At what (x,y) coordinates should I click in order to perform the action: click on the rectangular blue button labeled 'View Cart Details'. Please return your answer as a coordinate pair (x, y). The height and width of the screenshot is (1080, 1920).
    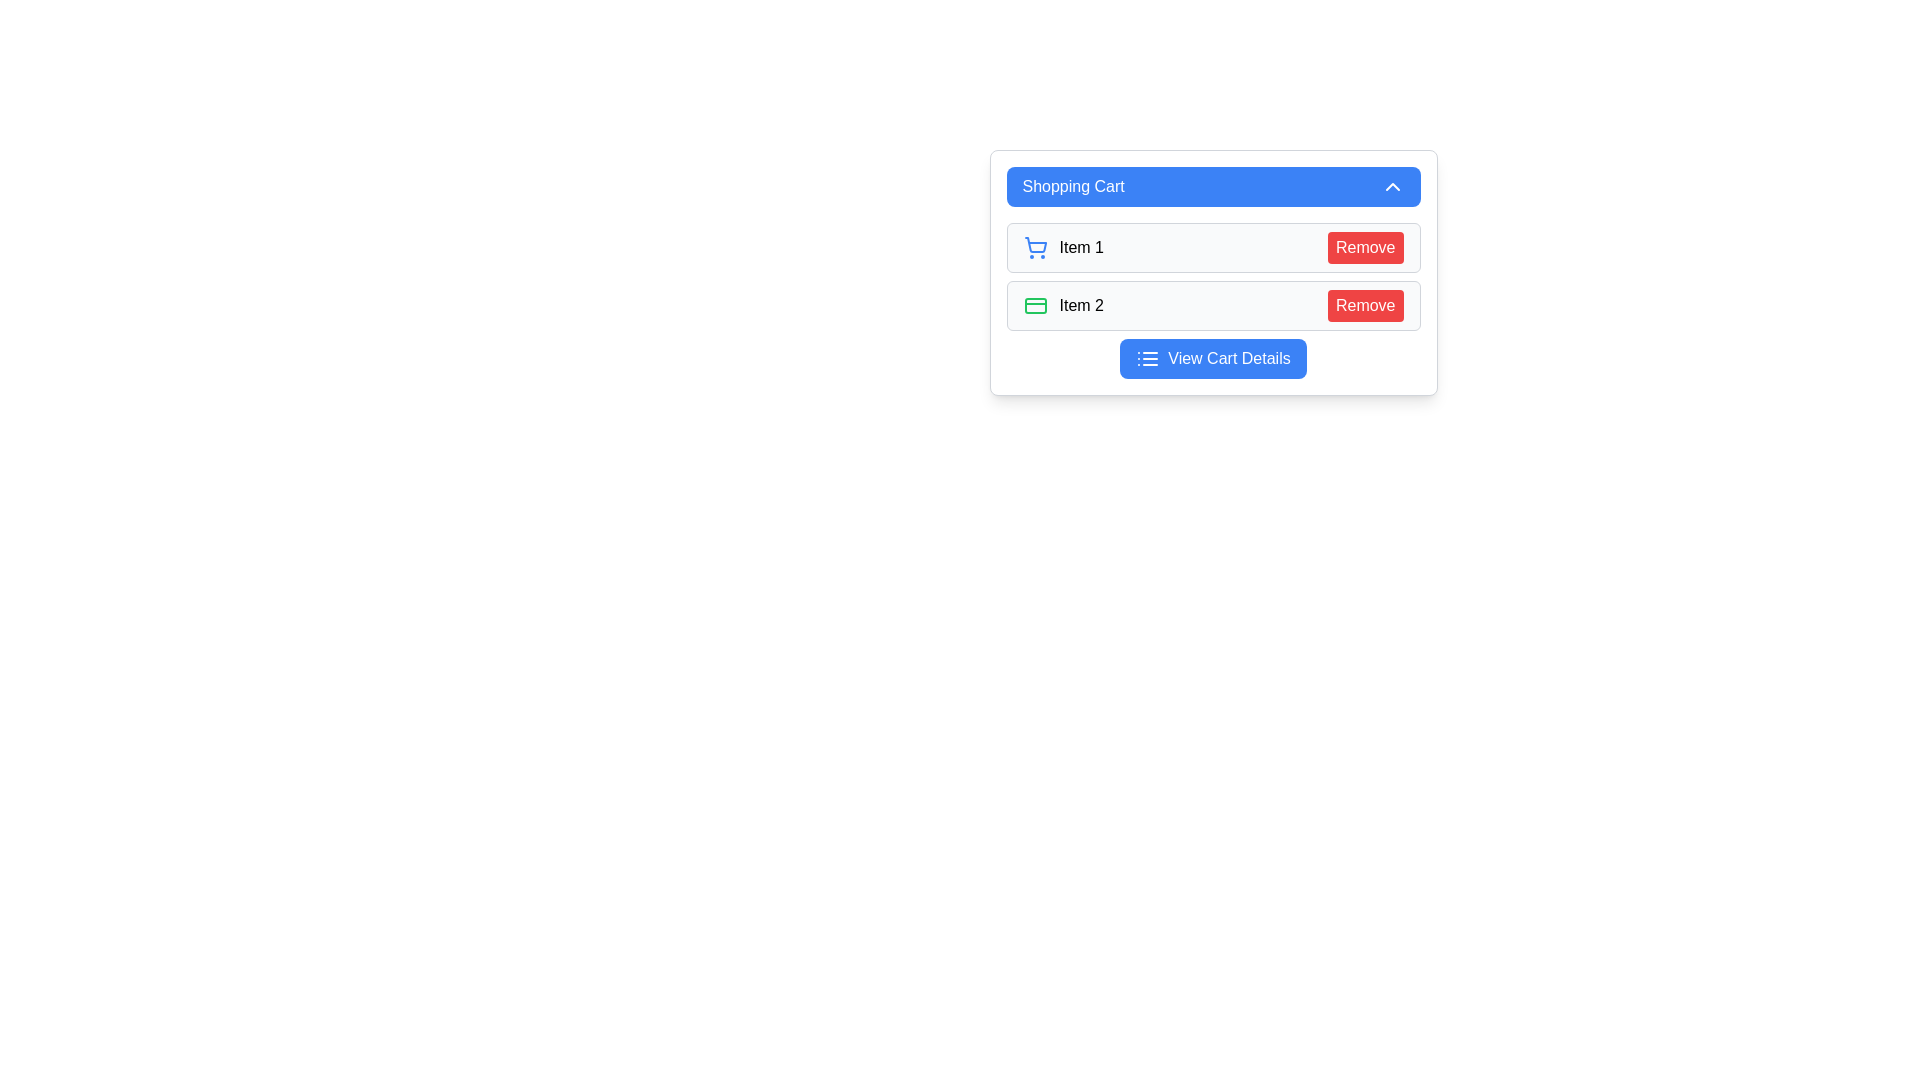
    Looking at the image, I should click on (1212, 357).